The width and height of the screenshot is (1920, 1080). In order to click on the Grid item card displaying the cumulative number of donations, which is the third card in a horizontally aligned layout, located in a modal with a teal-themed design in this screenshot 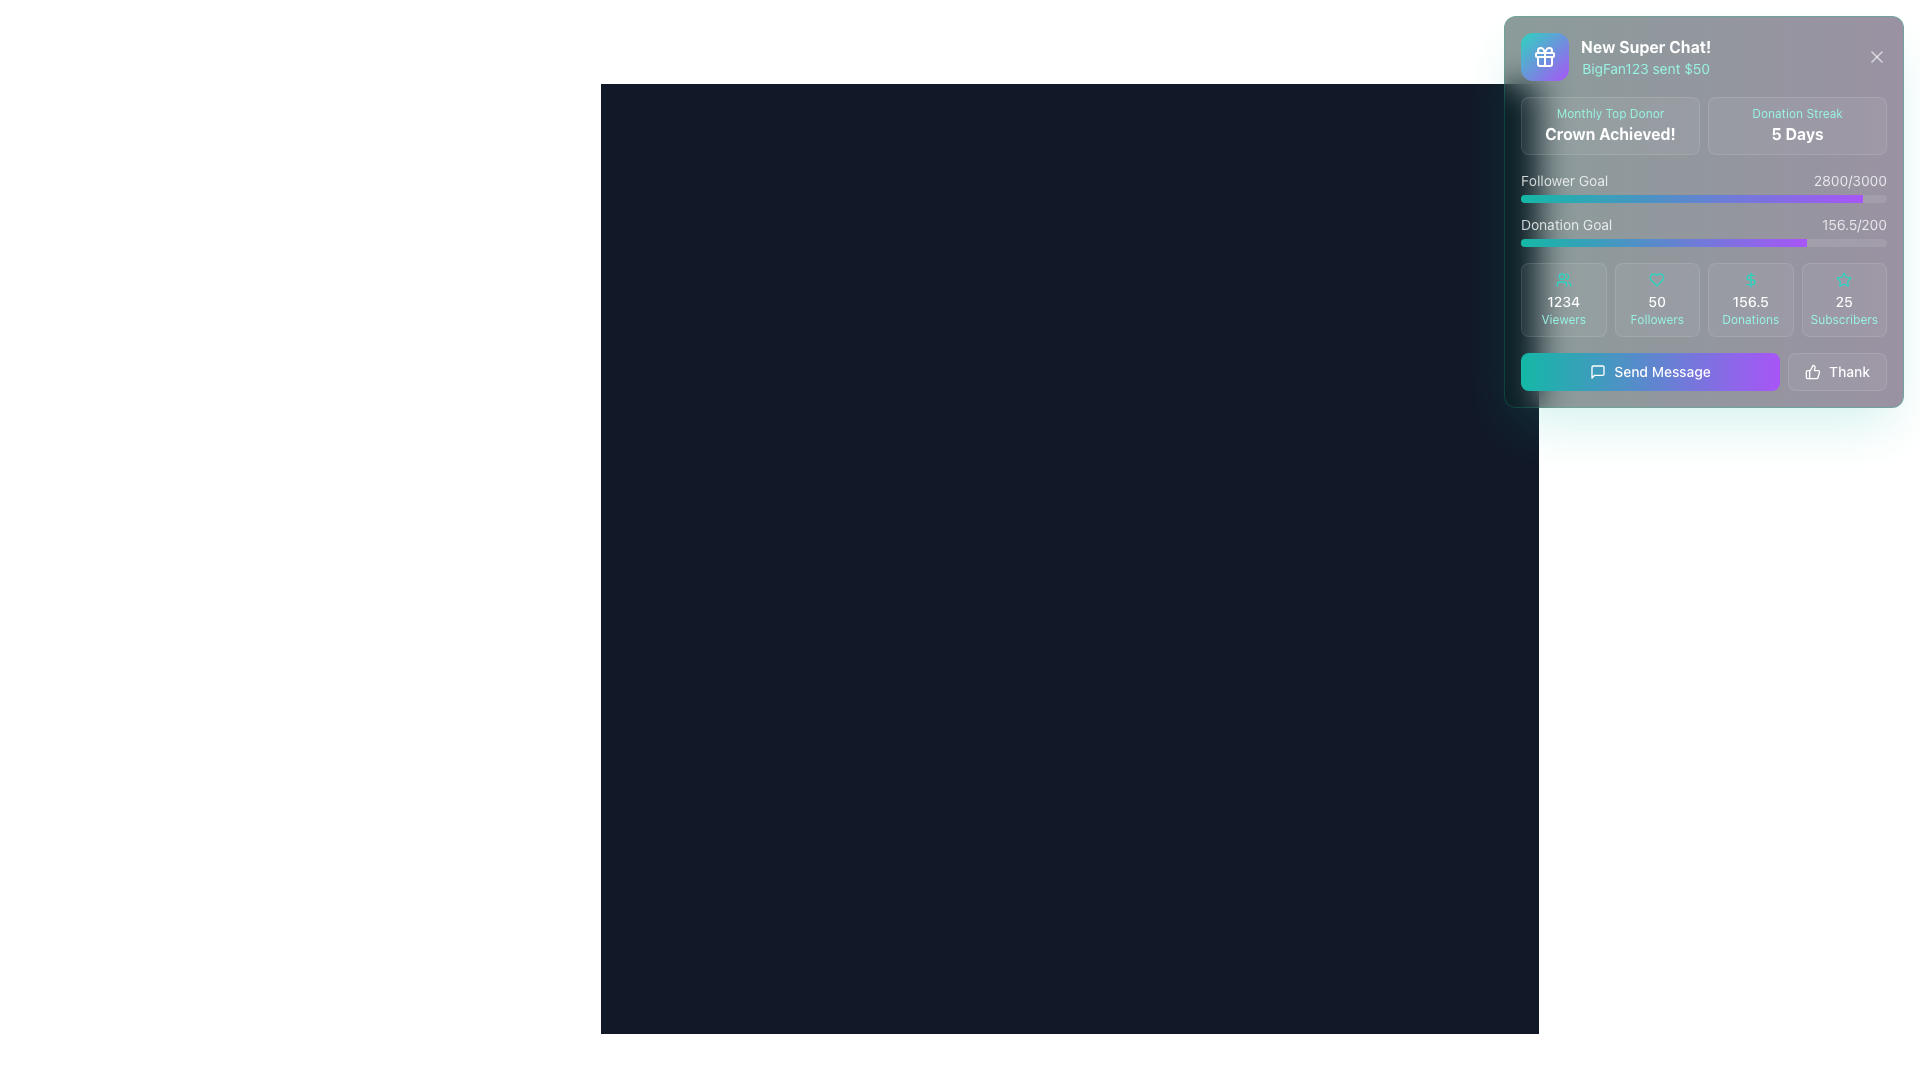, I will do `click(1749, 300)`.